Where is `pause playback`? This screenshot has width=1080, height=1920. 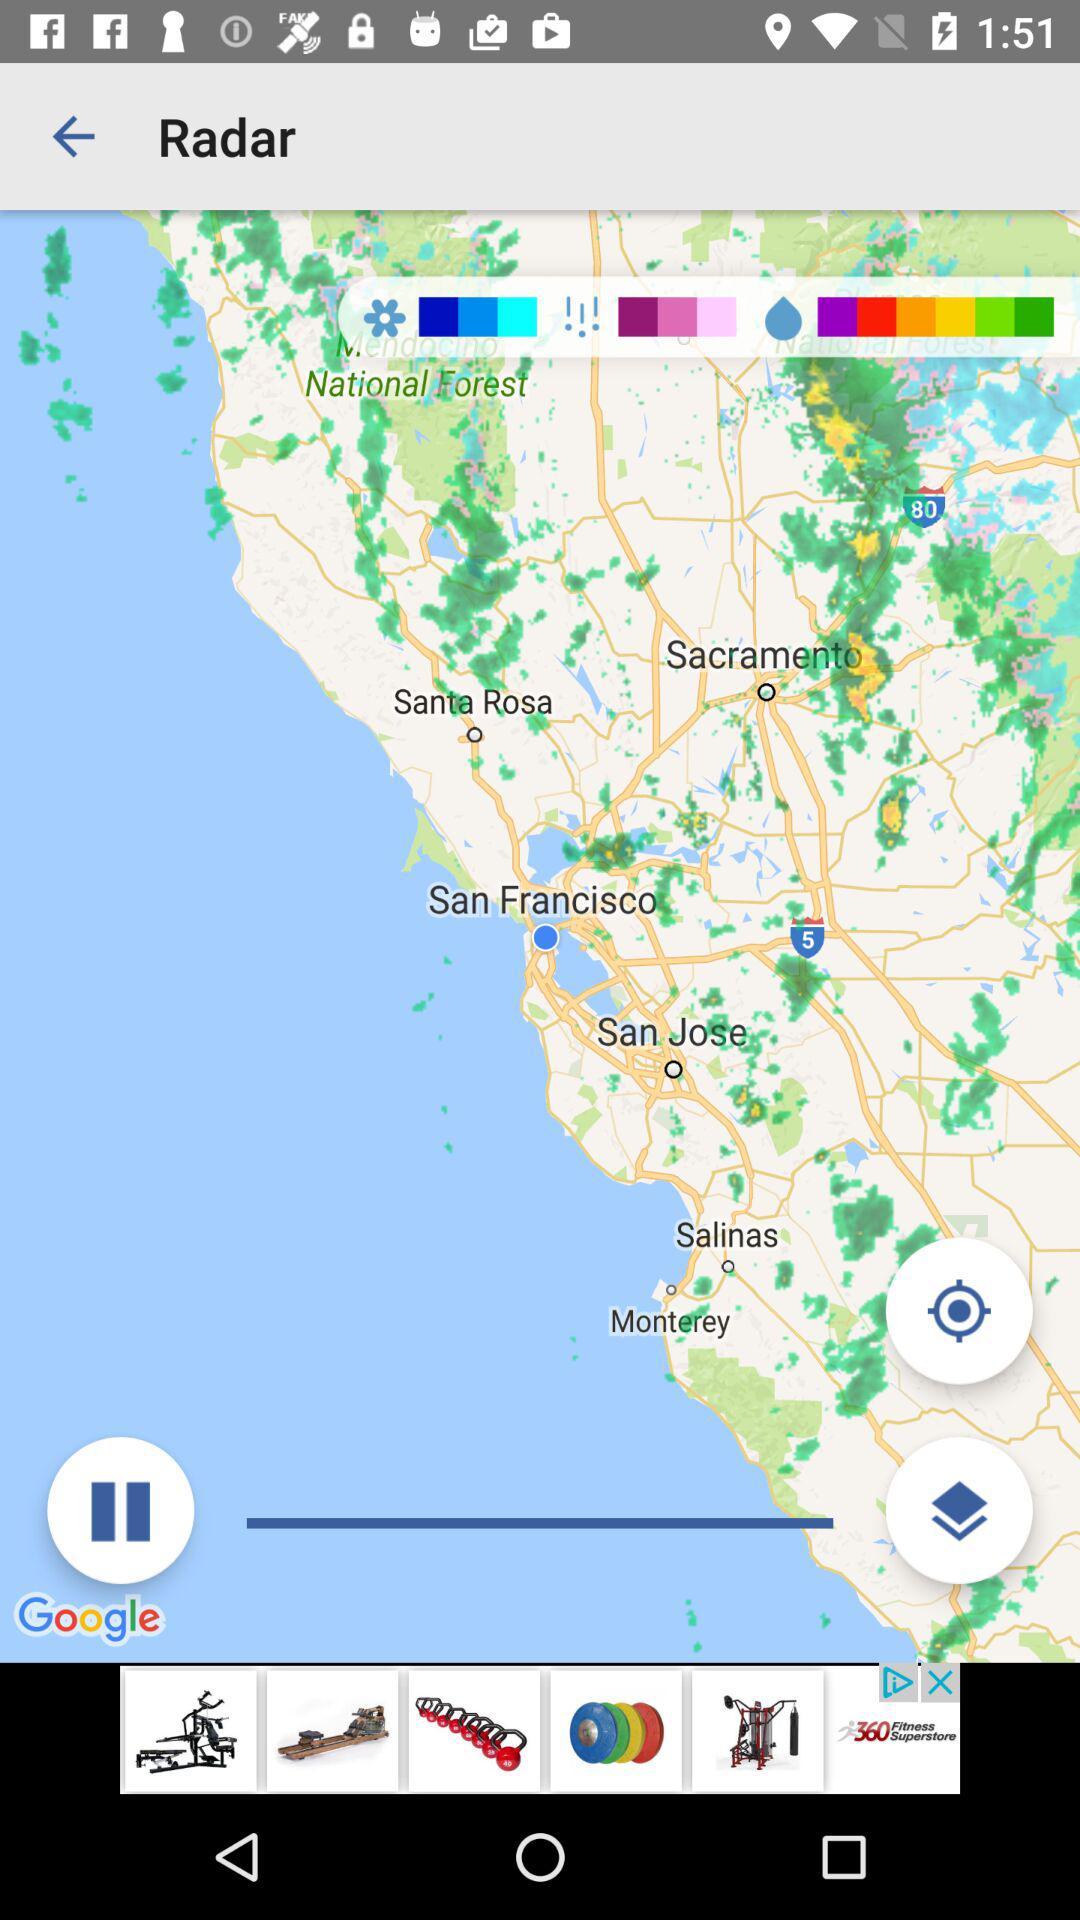
pause playback is located at coordinates (120, 1510).